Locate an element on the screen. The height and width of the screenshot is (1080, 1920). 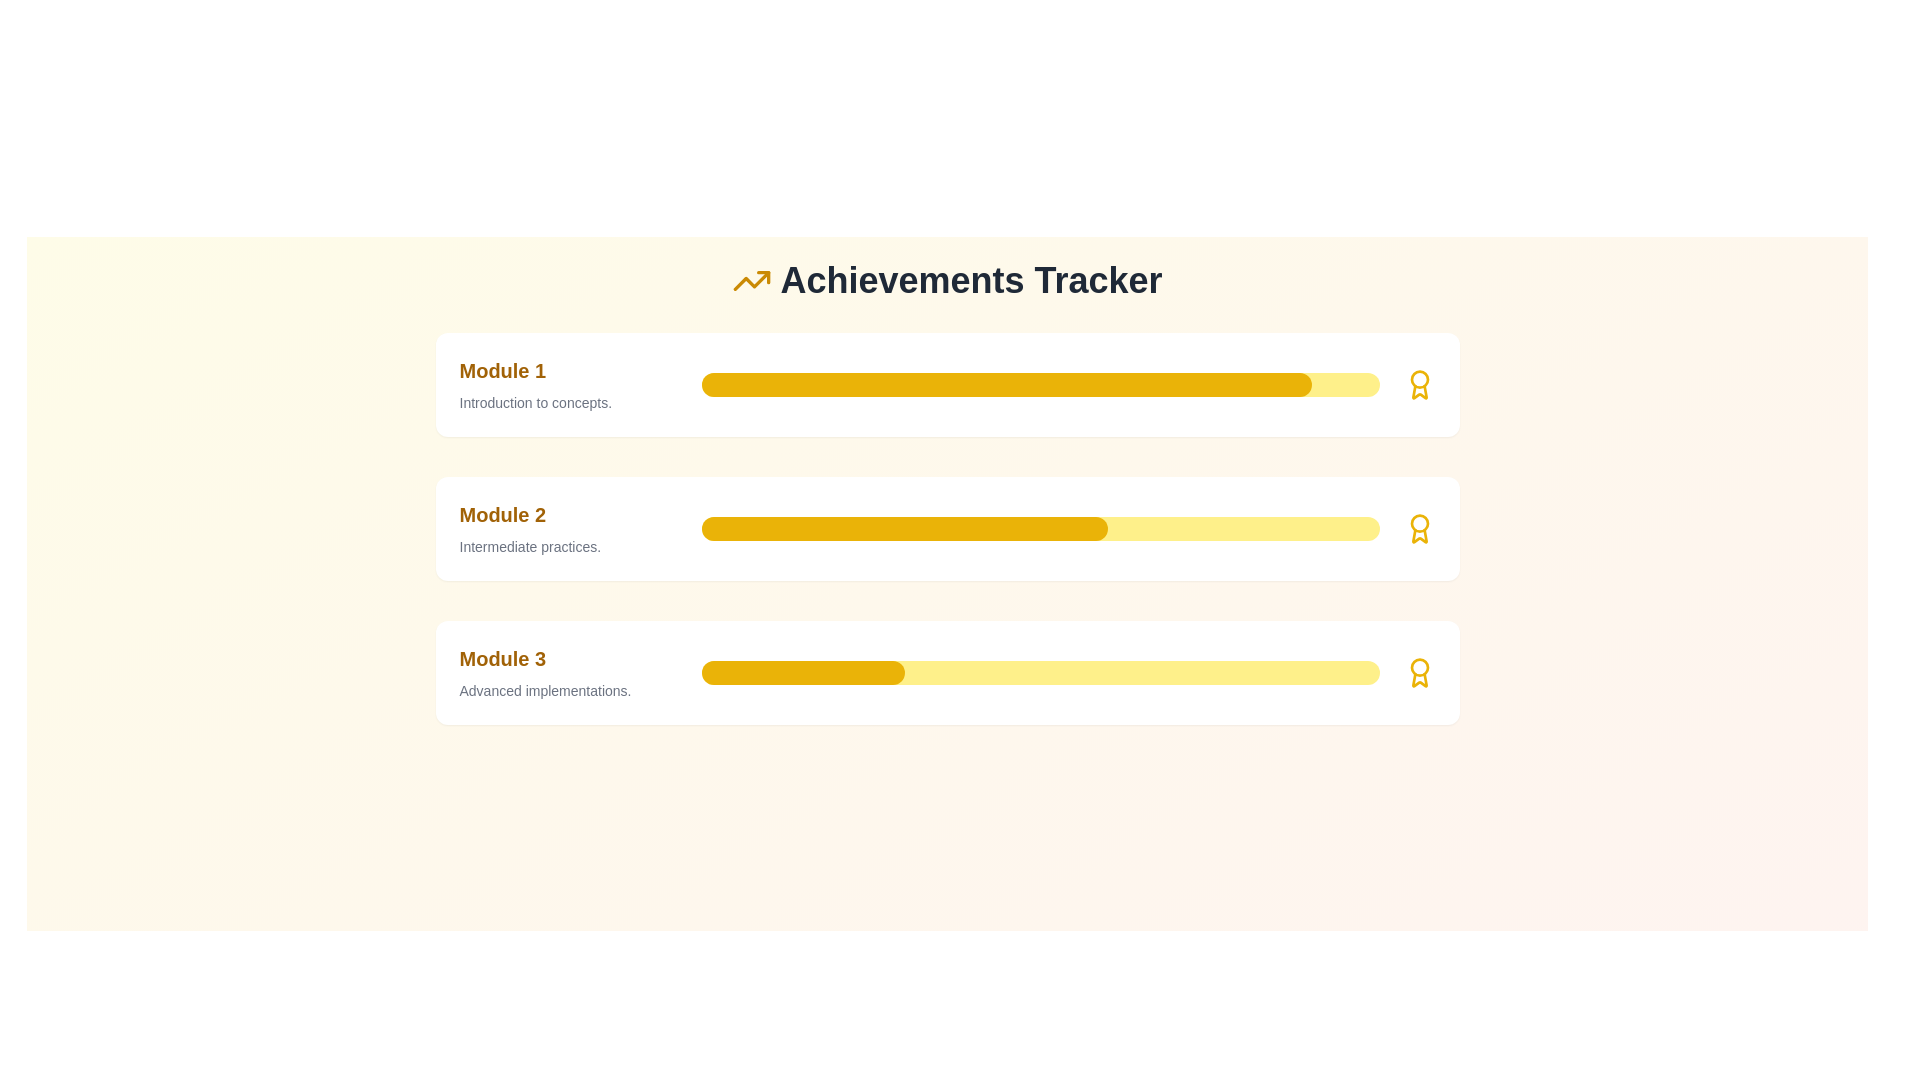
the static text label that provides a summary of the module's content, located below the title 'Module 1' and to the left of the progress bar is located at coordinates (571, 402).